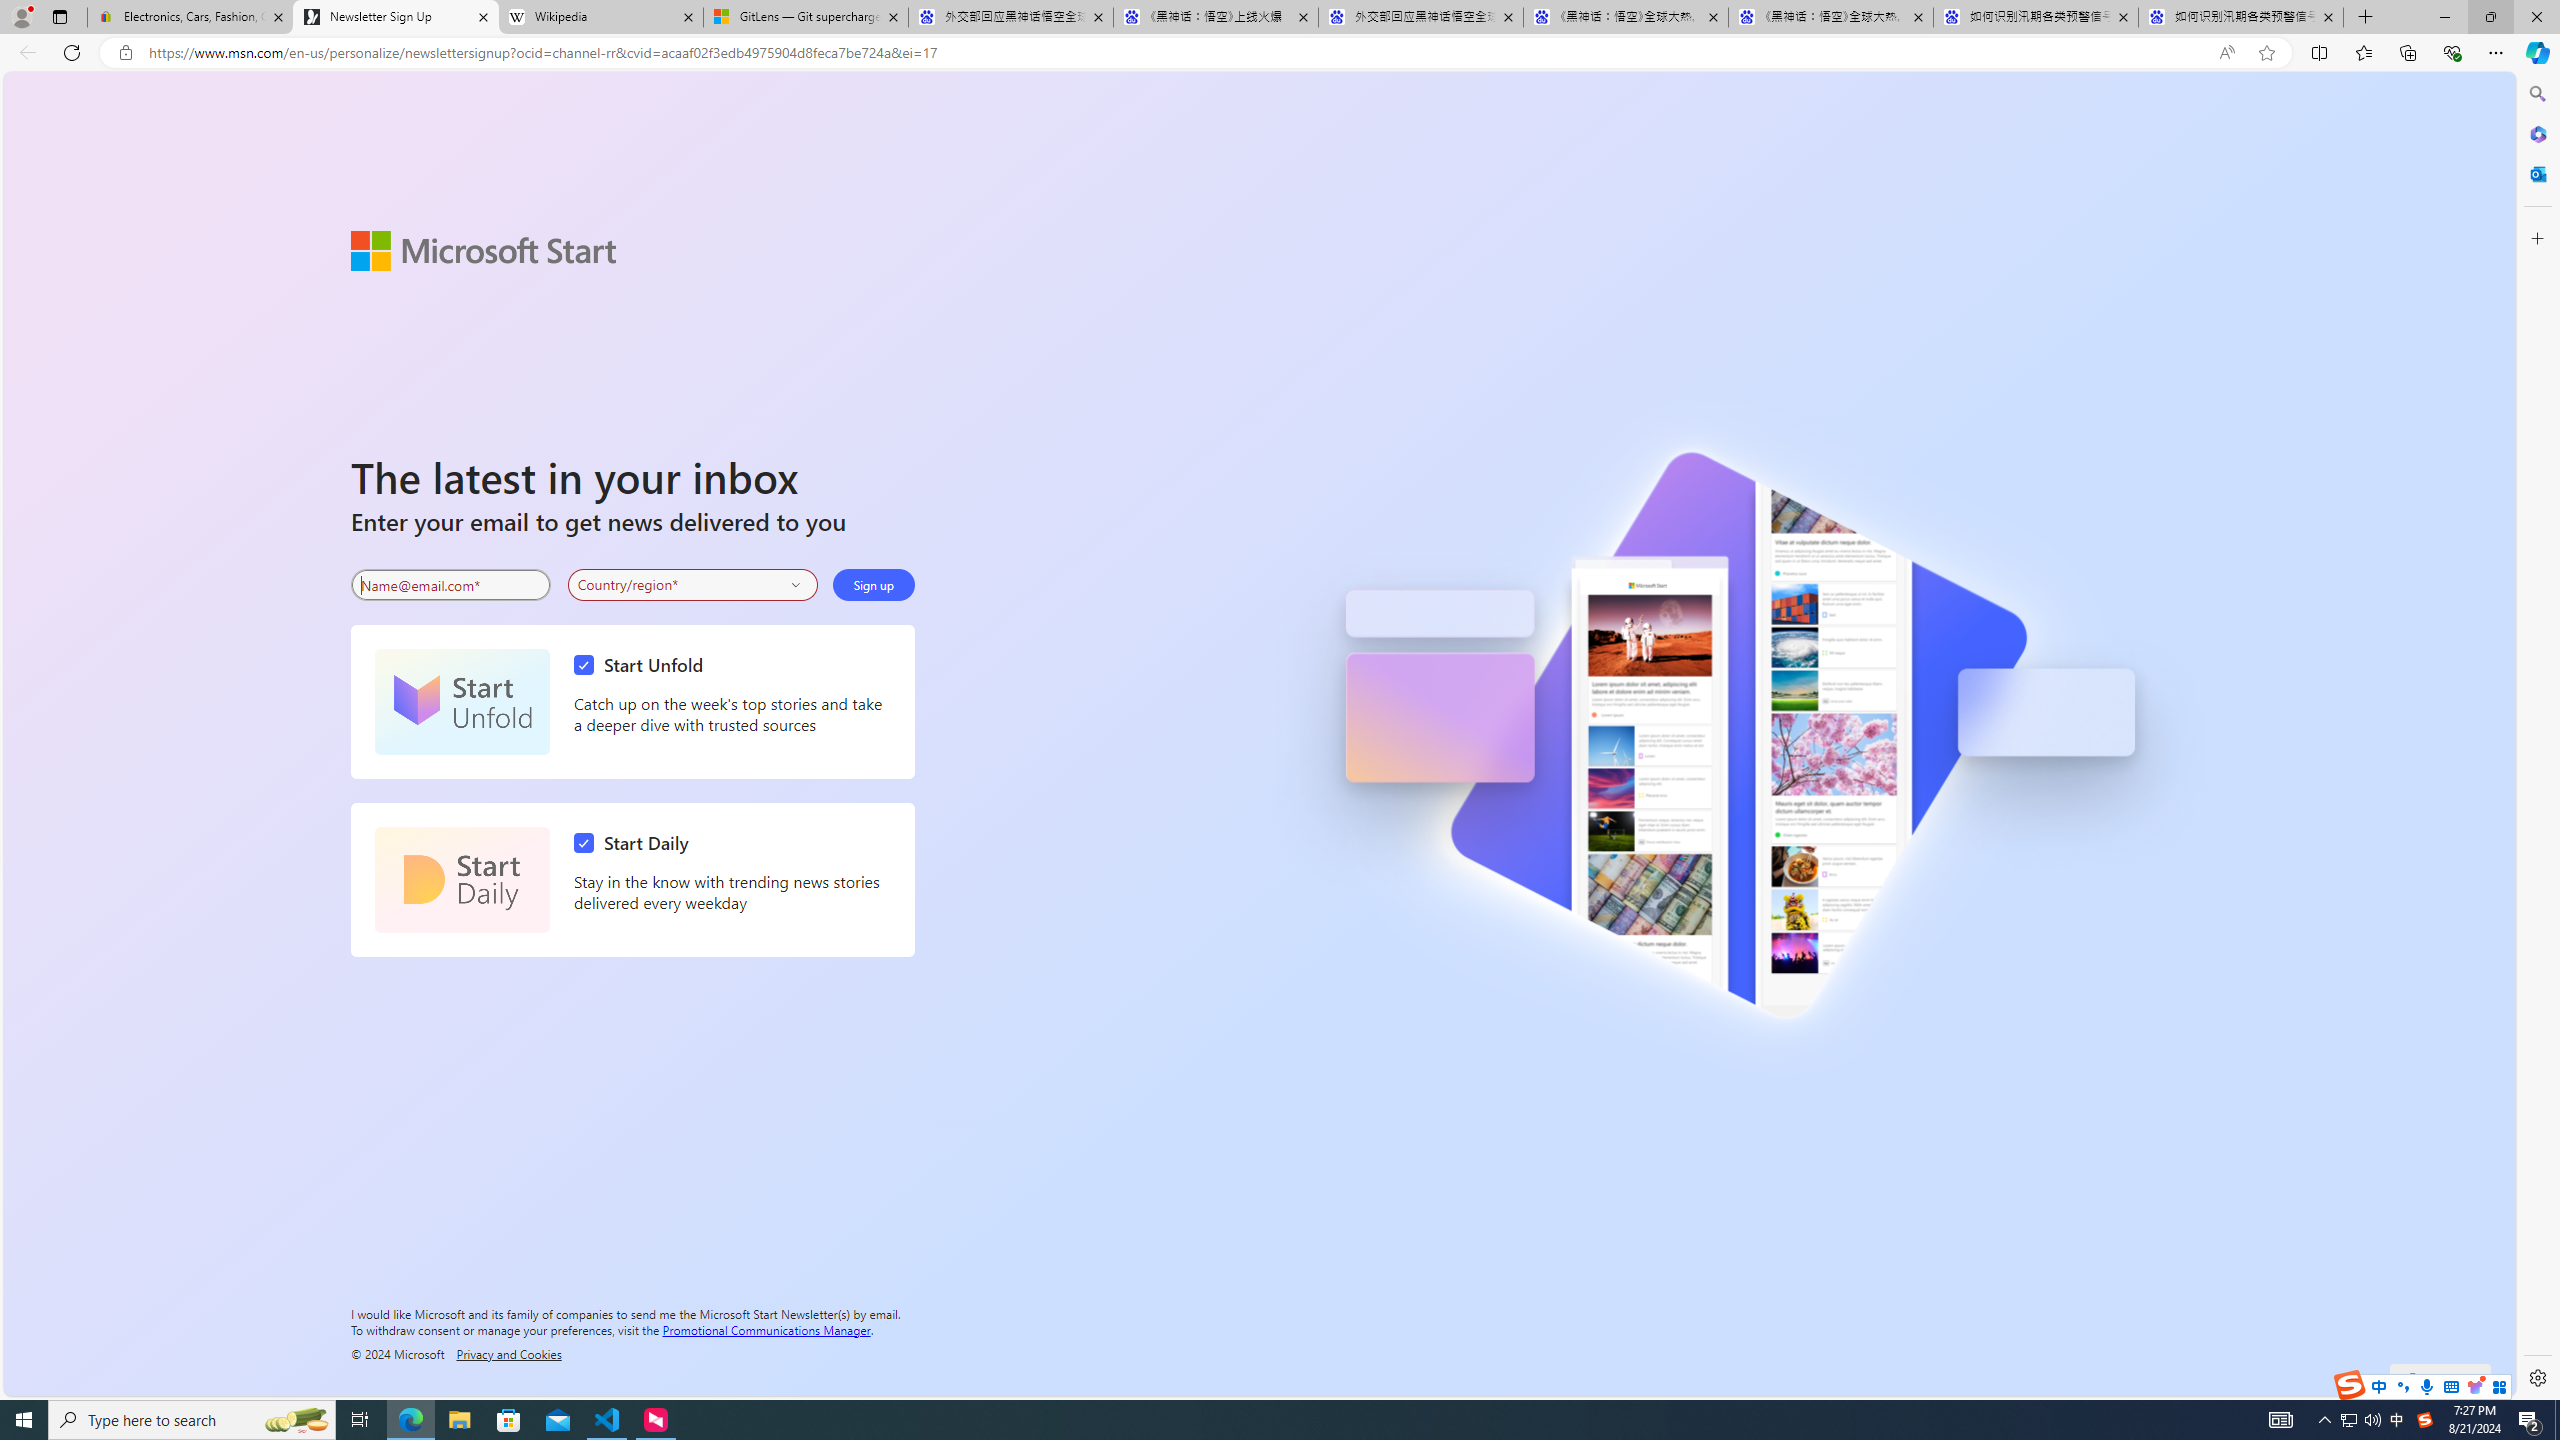 This screenshot has width=2560, height=1440. Describe the element at coordinates (599, 16) in the screenshot. I see `'Wikipedia'` at that location.